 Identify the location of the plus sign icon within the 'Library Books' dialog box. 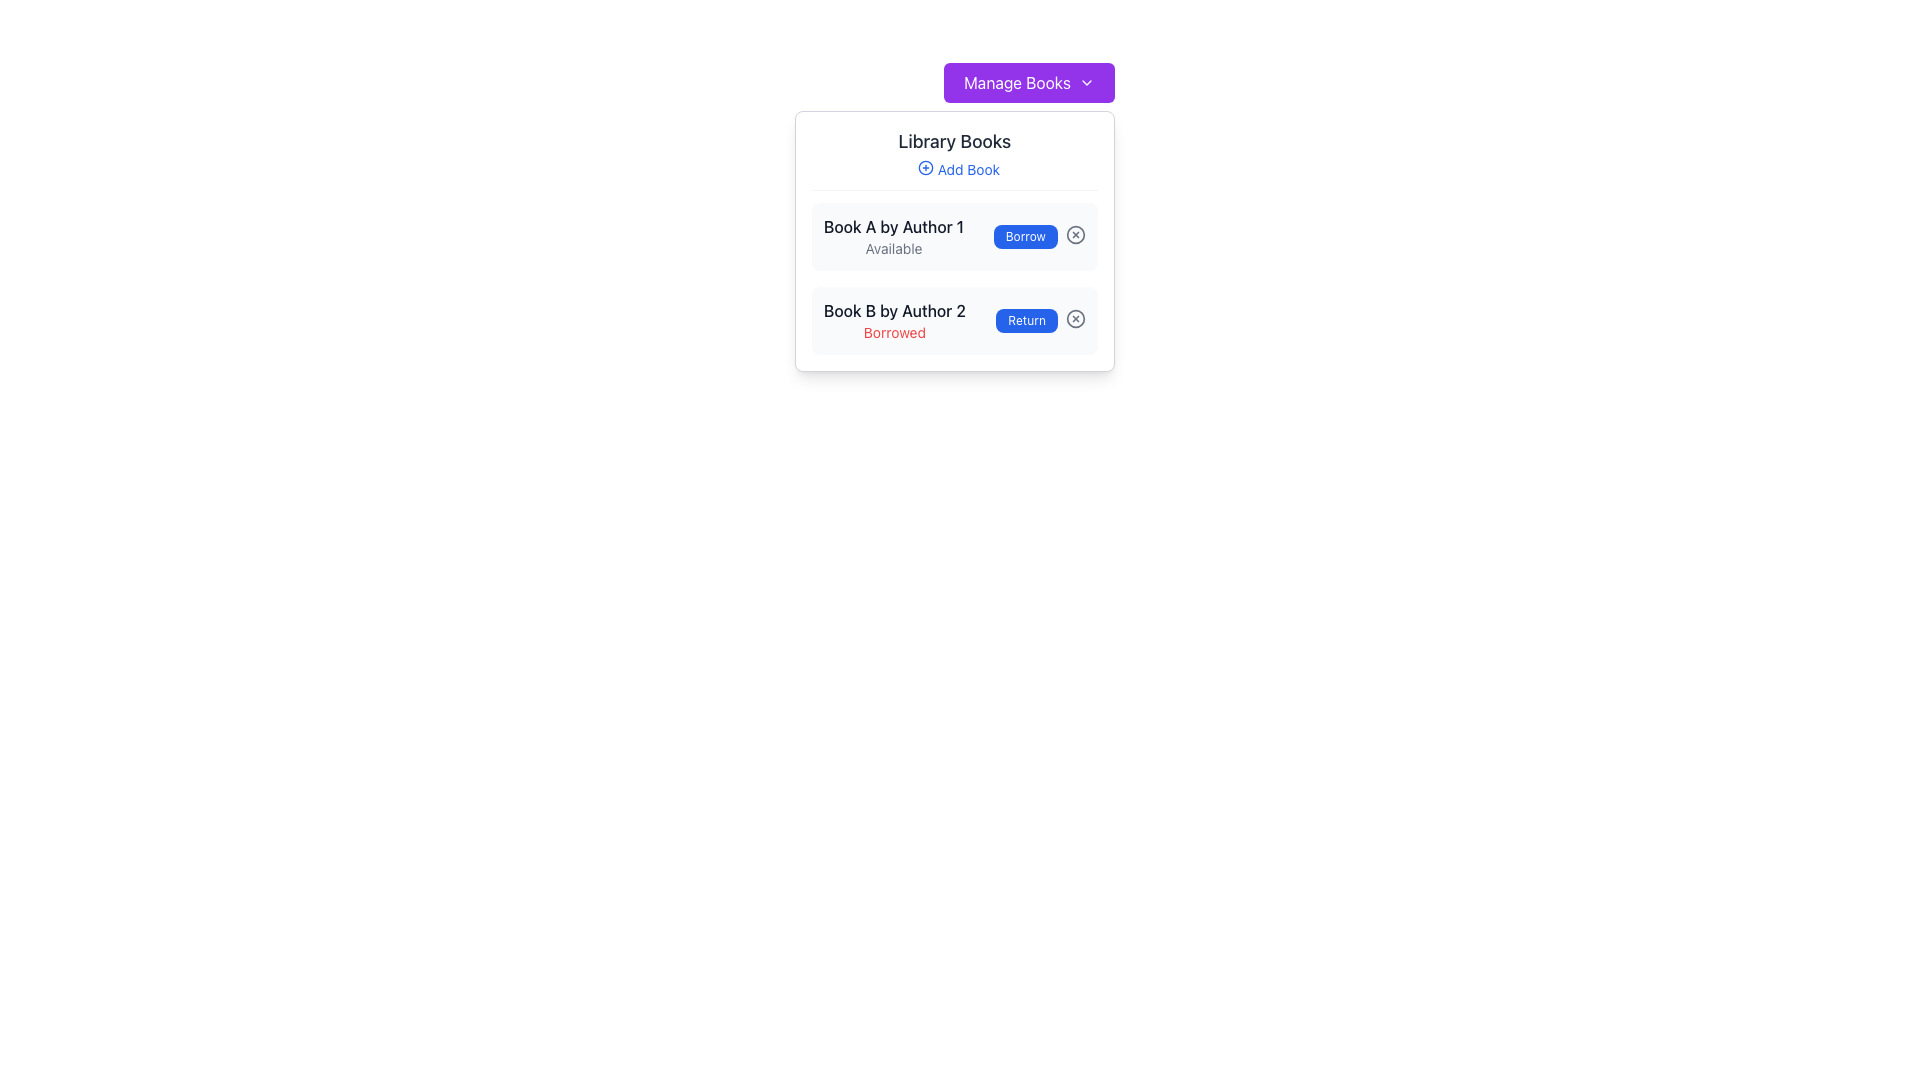
(924, 167).